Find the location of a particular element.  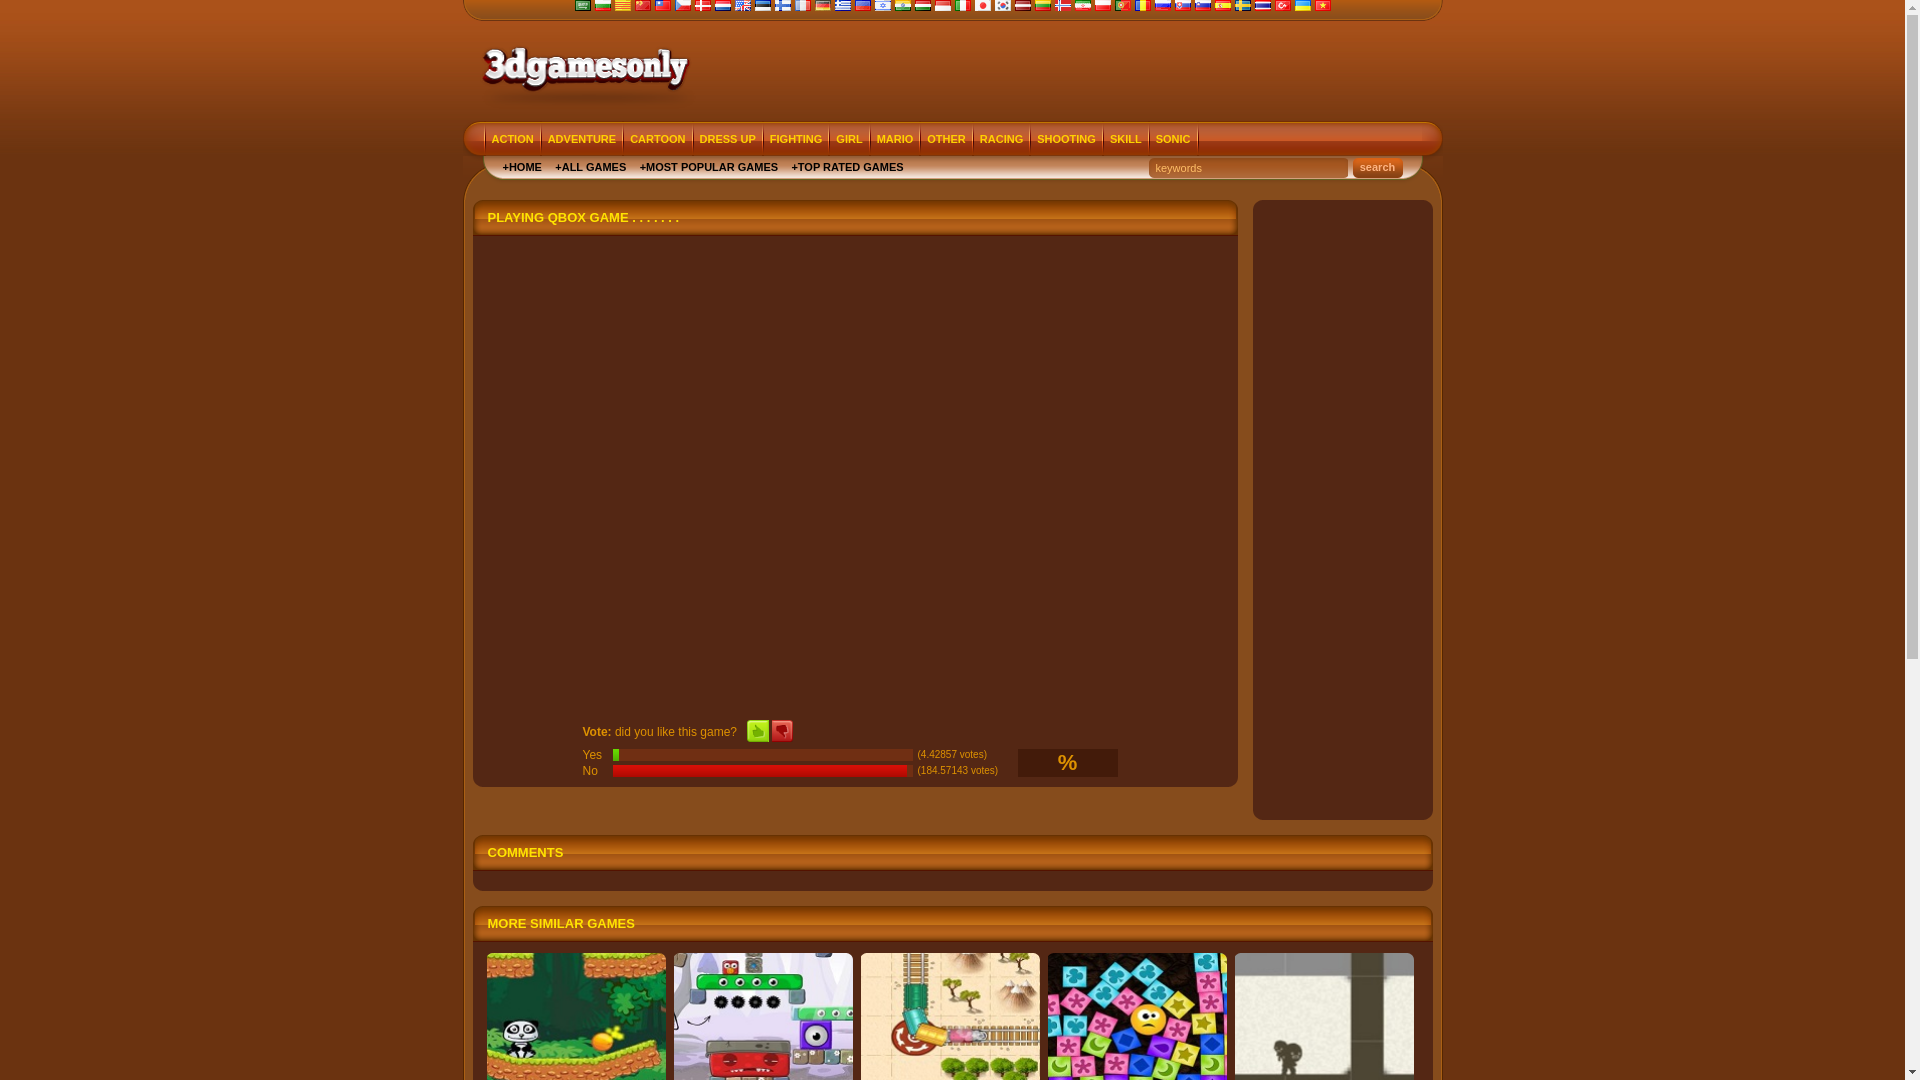

'No' is located at coordinates (781, 731).